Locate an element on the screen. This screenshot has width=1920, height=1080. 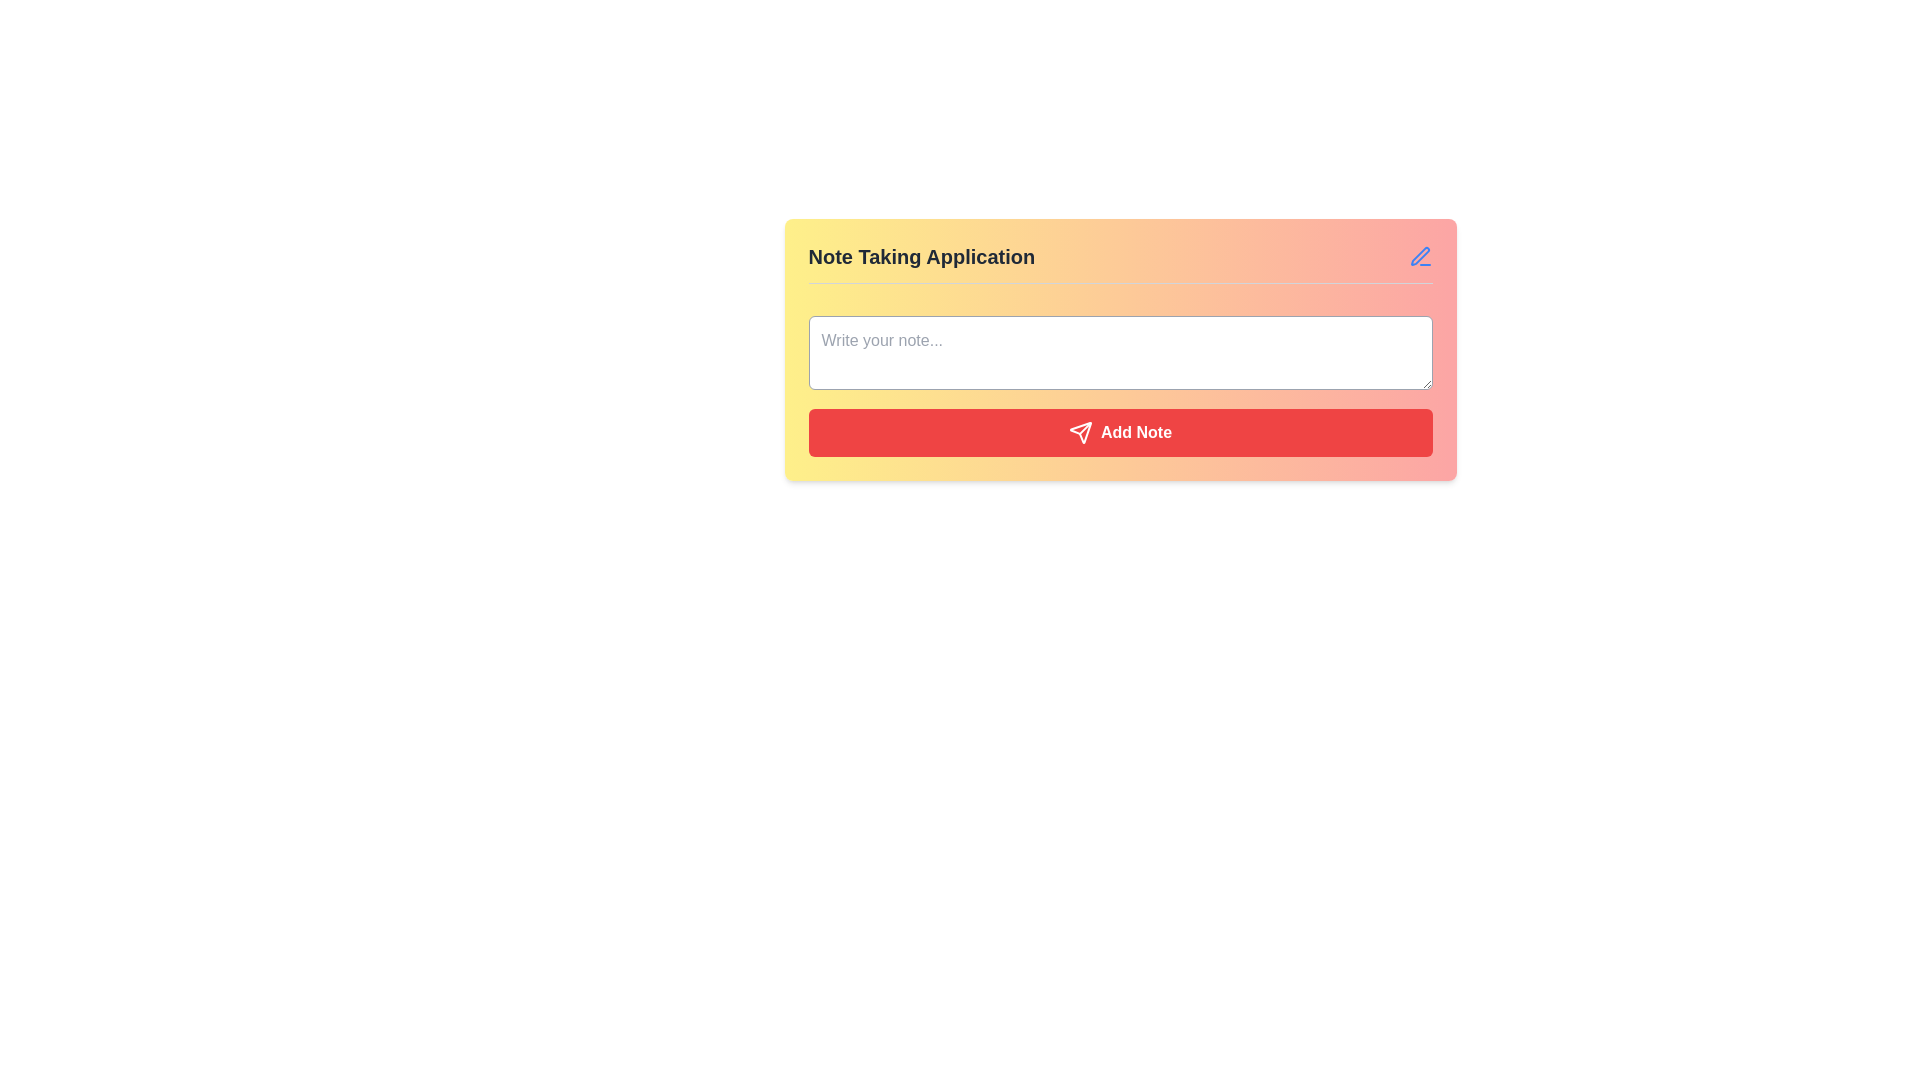
the button located at the bottom of the 'Note Taking Application' card is located at coordinates (1120, 431).